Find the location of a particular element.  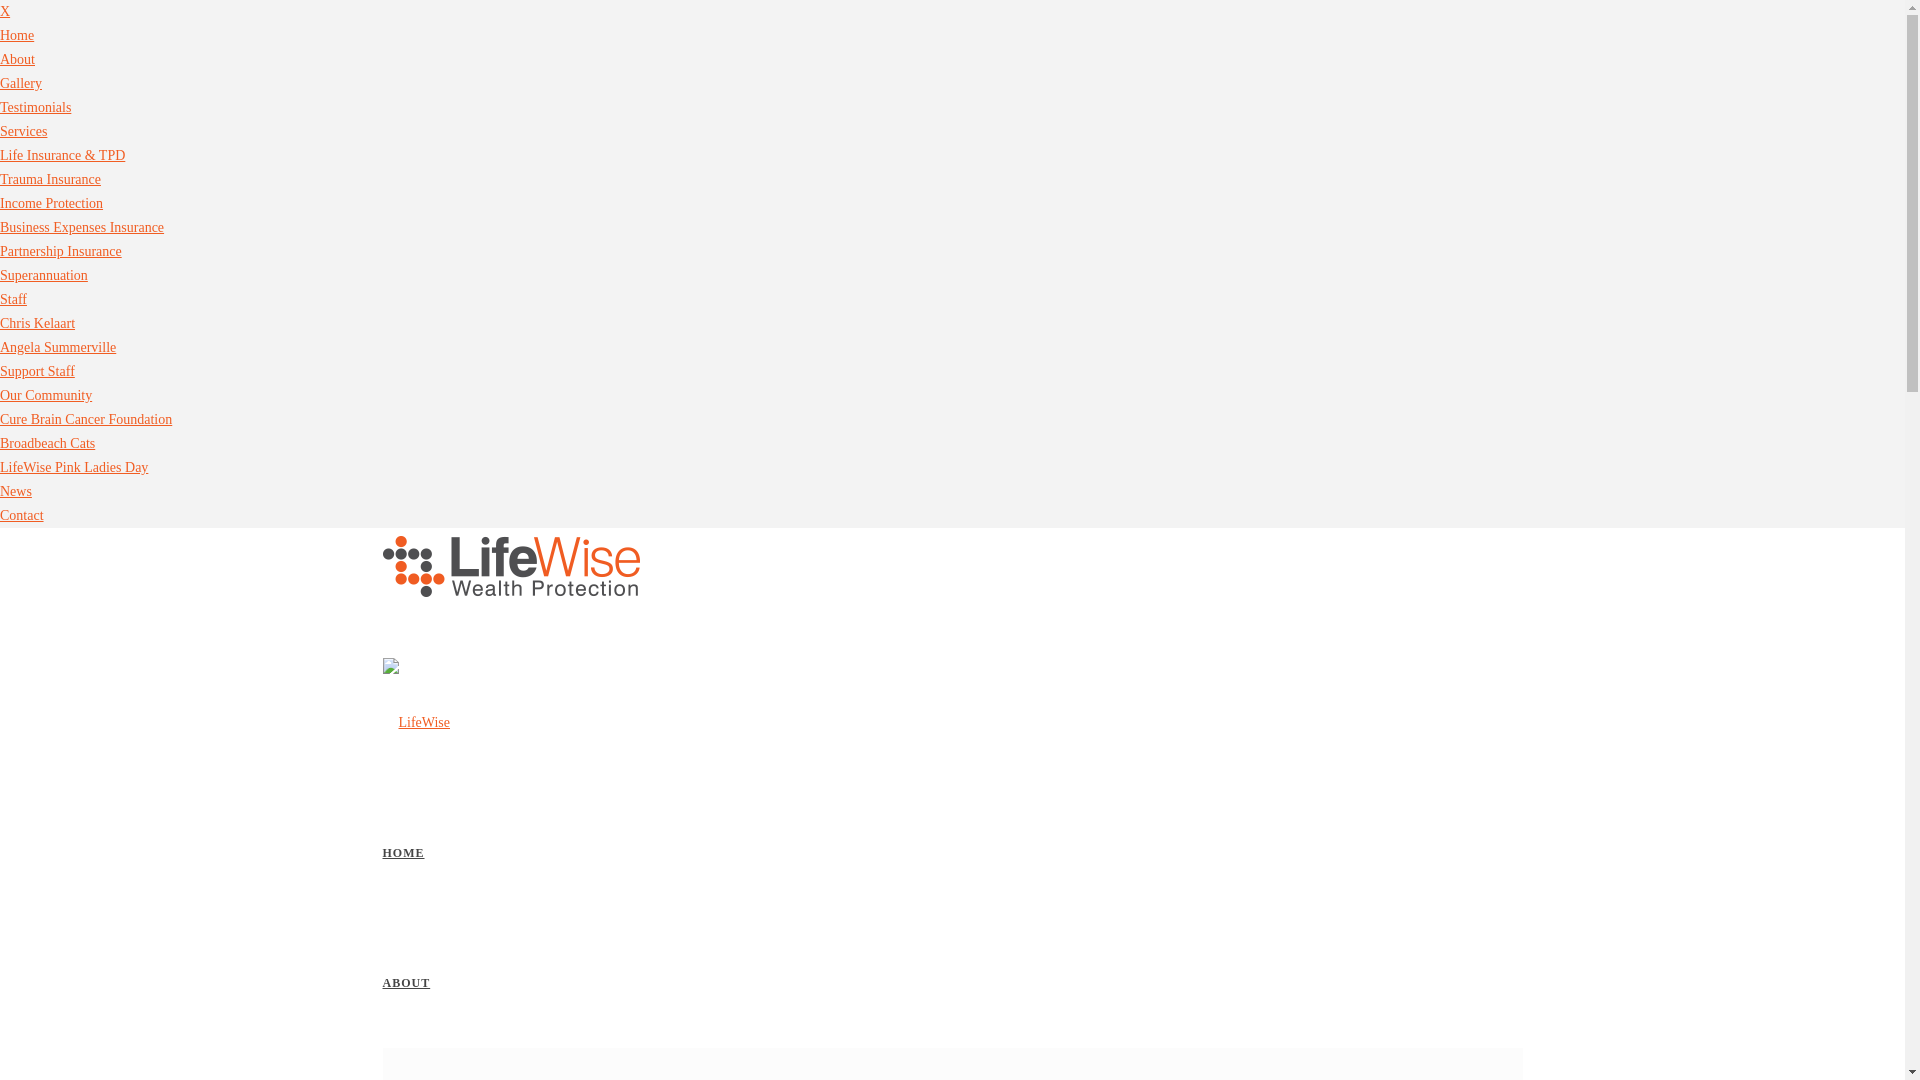

'Business Expenses Insurance' is located at coordinates (80, 226).